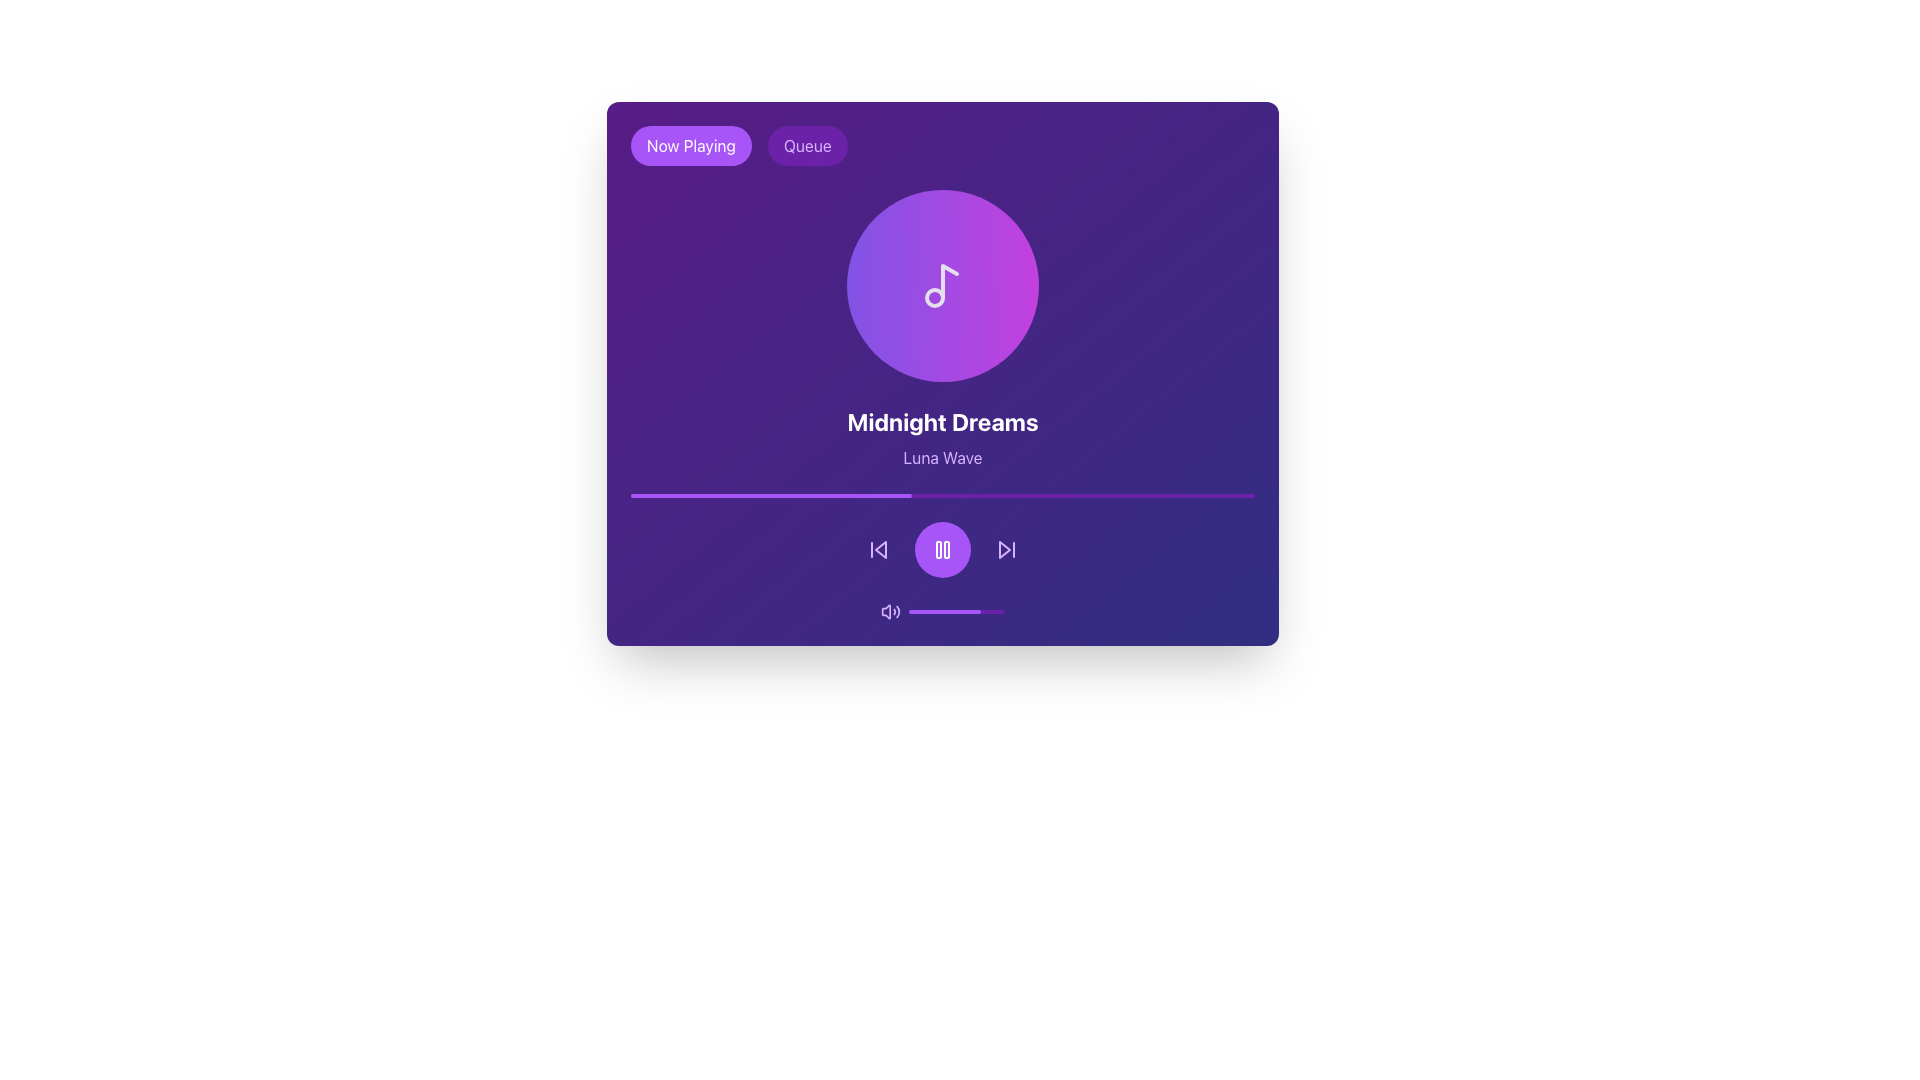 This screenshot has height=1080, width=1920. Describe the element at coordinates (941, 550) in the screenshot. I see `the pause button located centrally in the playback control panel of the music player interface` at that location.